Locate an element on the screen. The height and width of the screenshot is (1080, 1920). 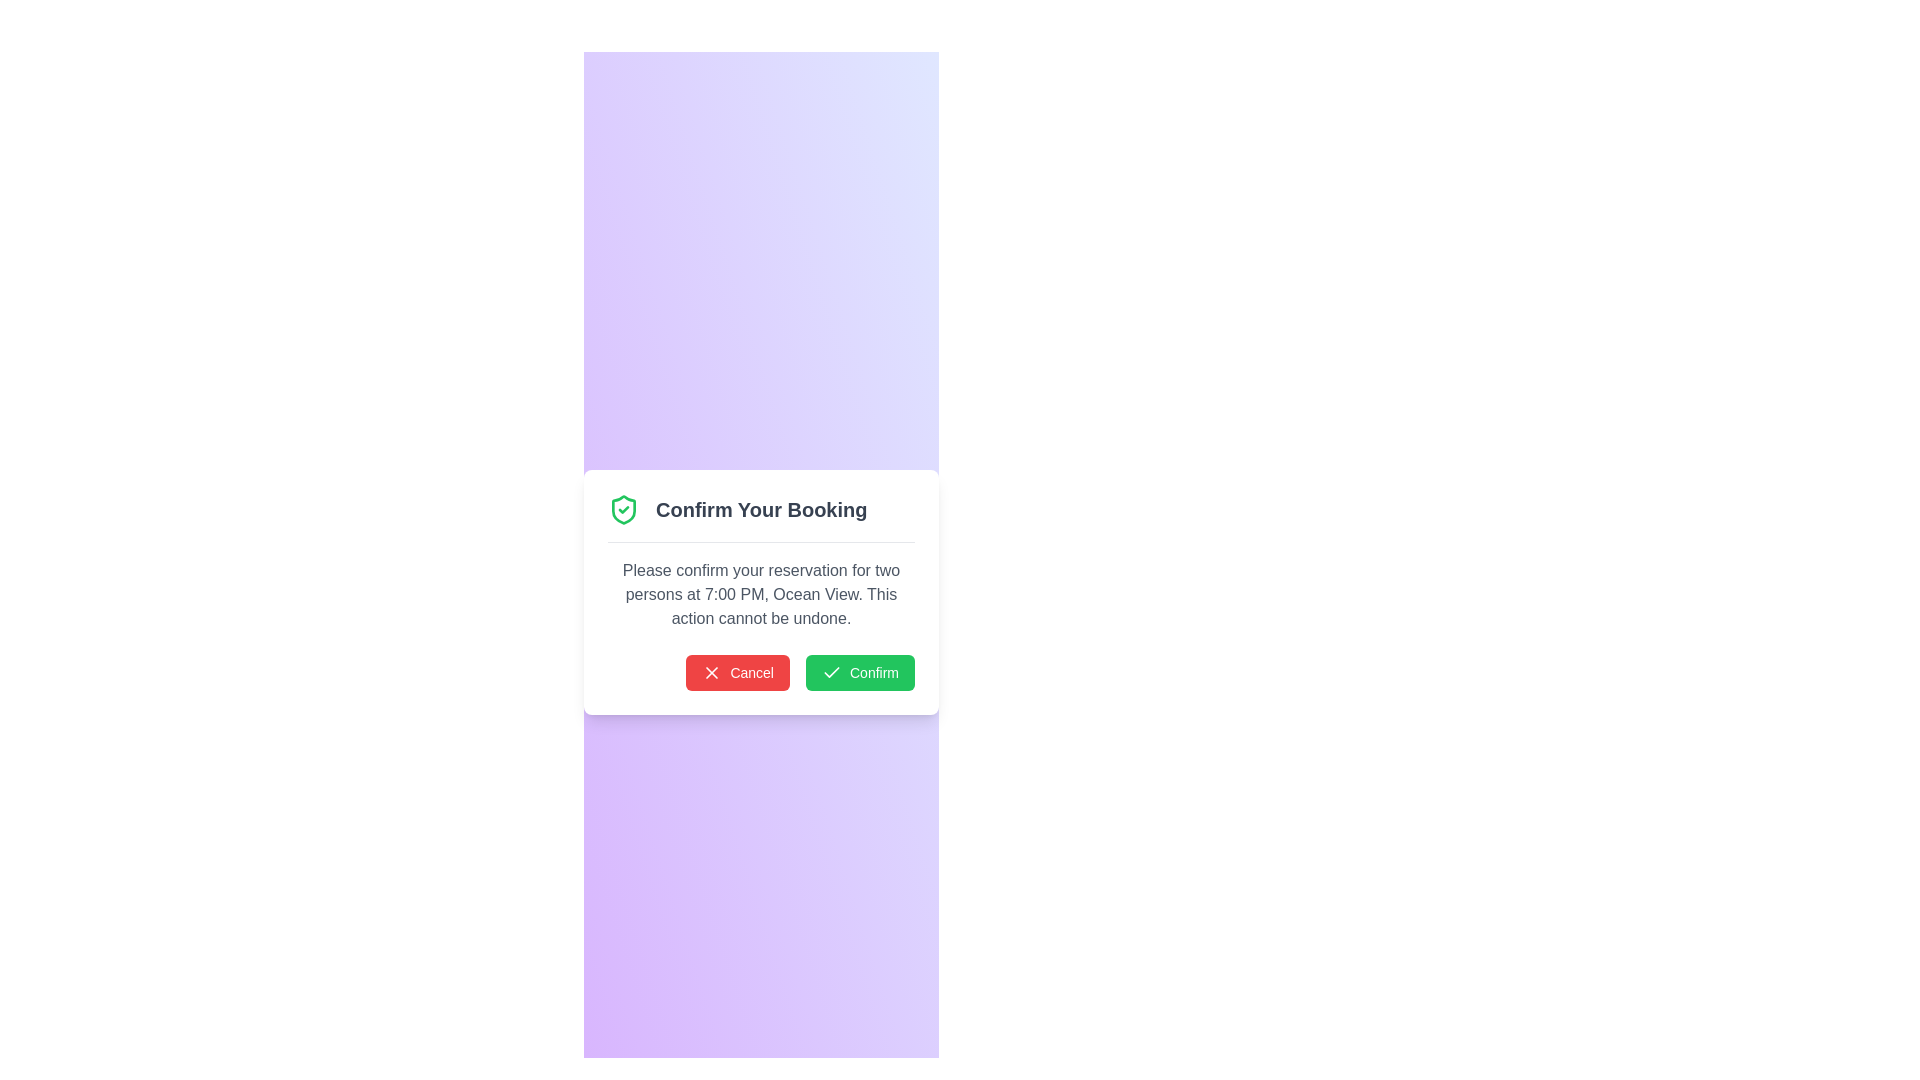
the checkmark icon with a green background inside the 'Confirm' button in the confirmation dialog box is located at coordinates (831, 672).